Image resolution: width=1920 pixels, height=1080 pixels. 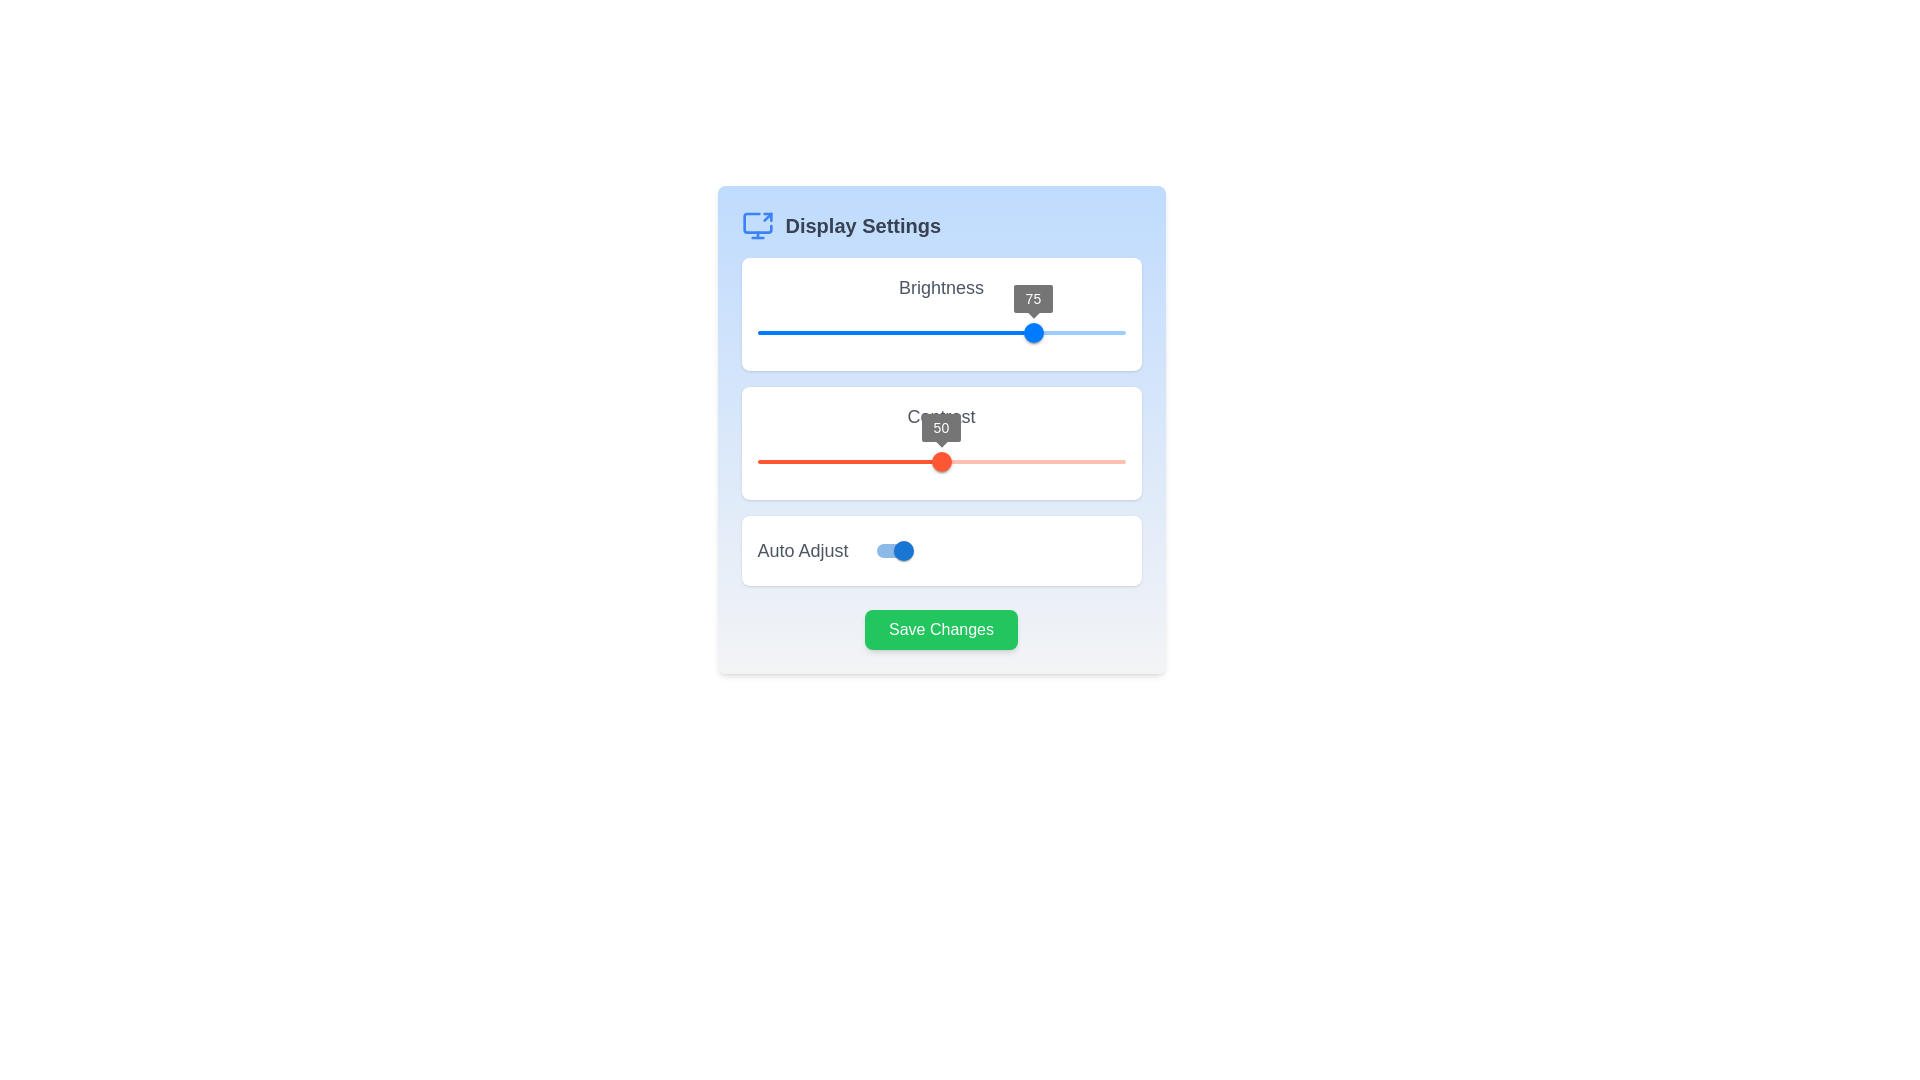 What do you see at coordinates (893, 462) in the screenshot?
I see `the contrast` at bounding box center [893, 462].